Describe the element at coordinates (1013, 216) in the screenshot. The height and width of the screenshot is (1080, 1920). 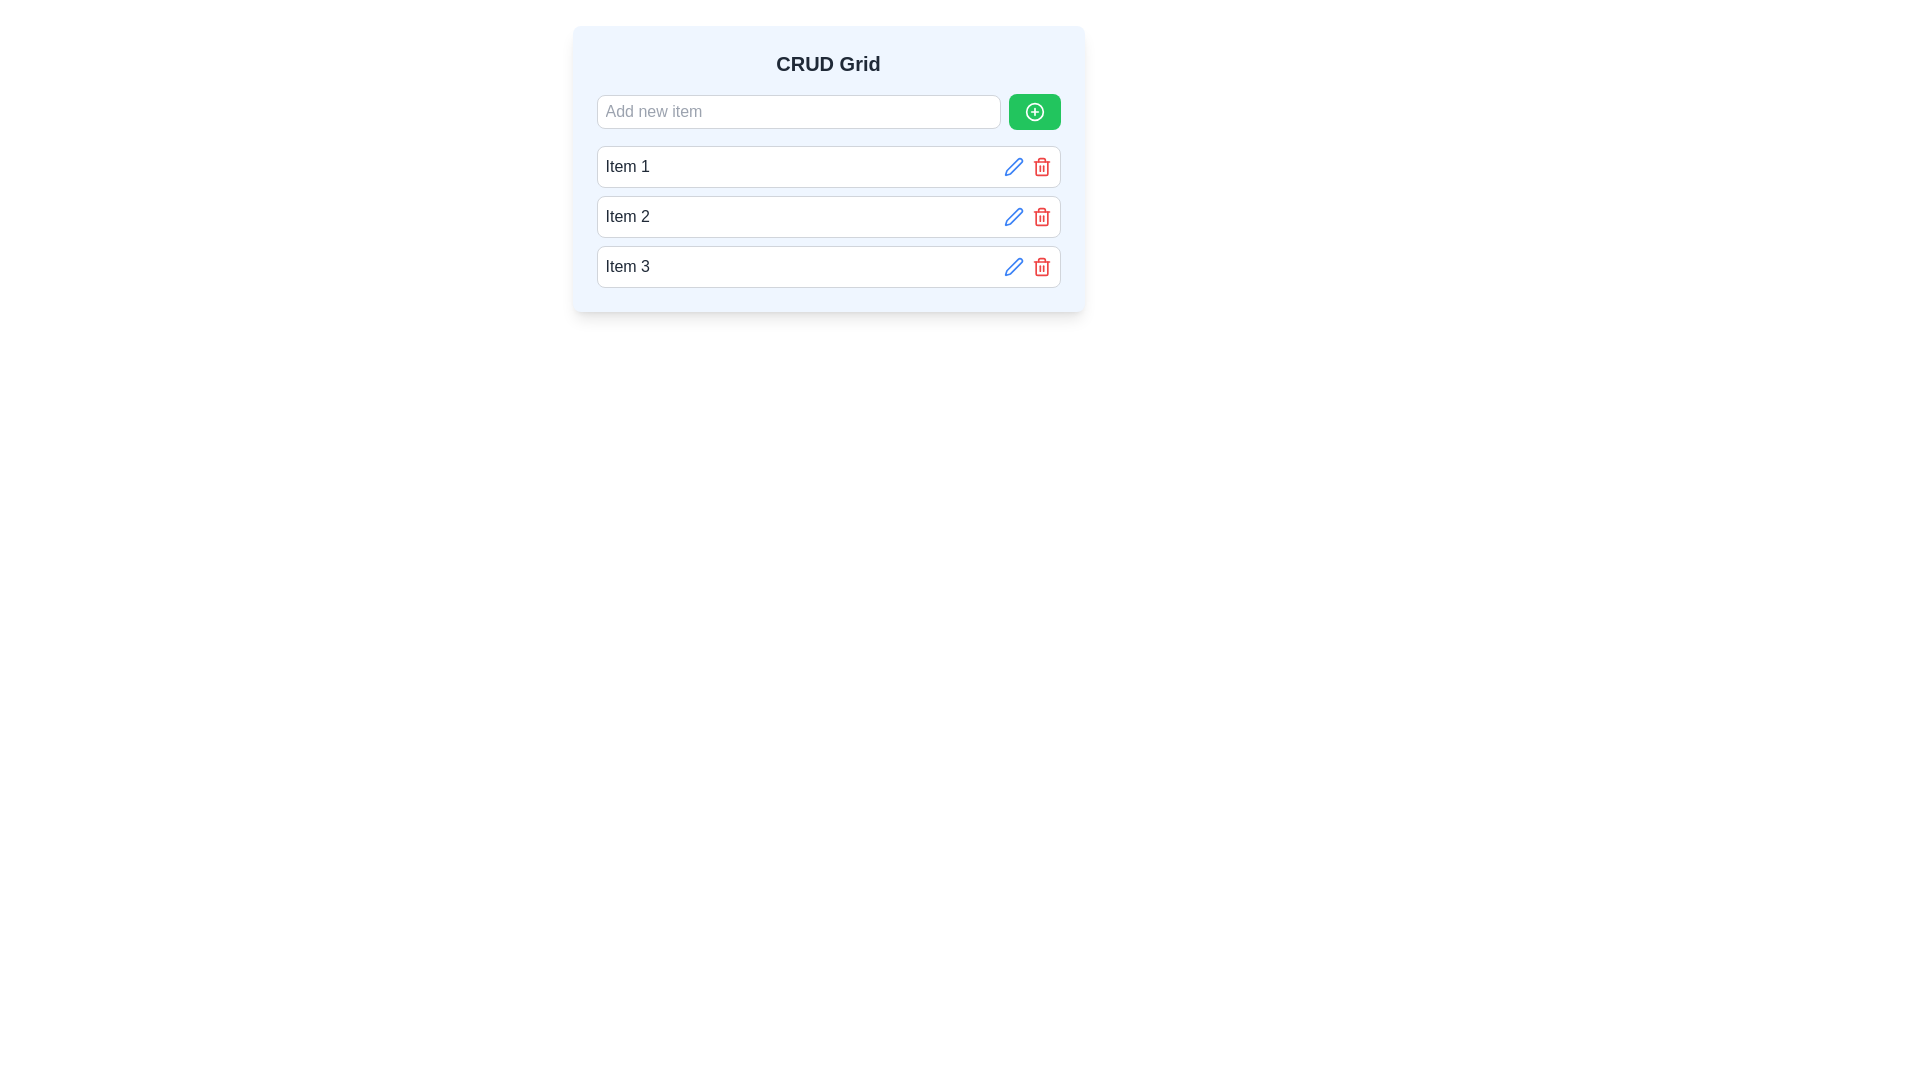
I see `the edit icon (pen symbol) located in the second row of the CRUD grid layout` at that location.